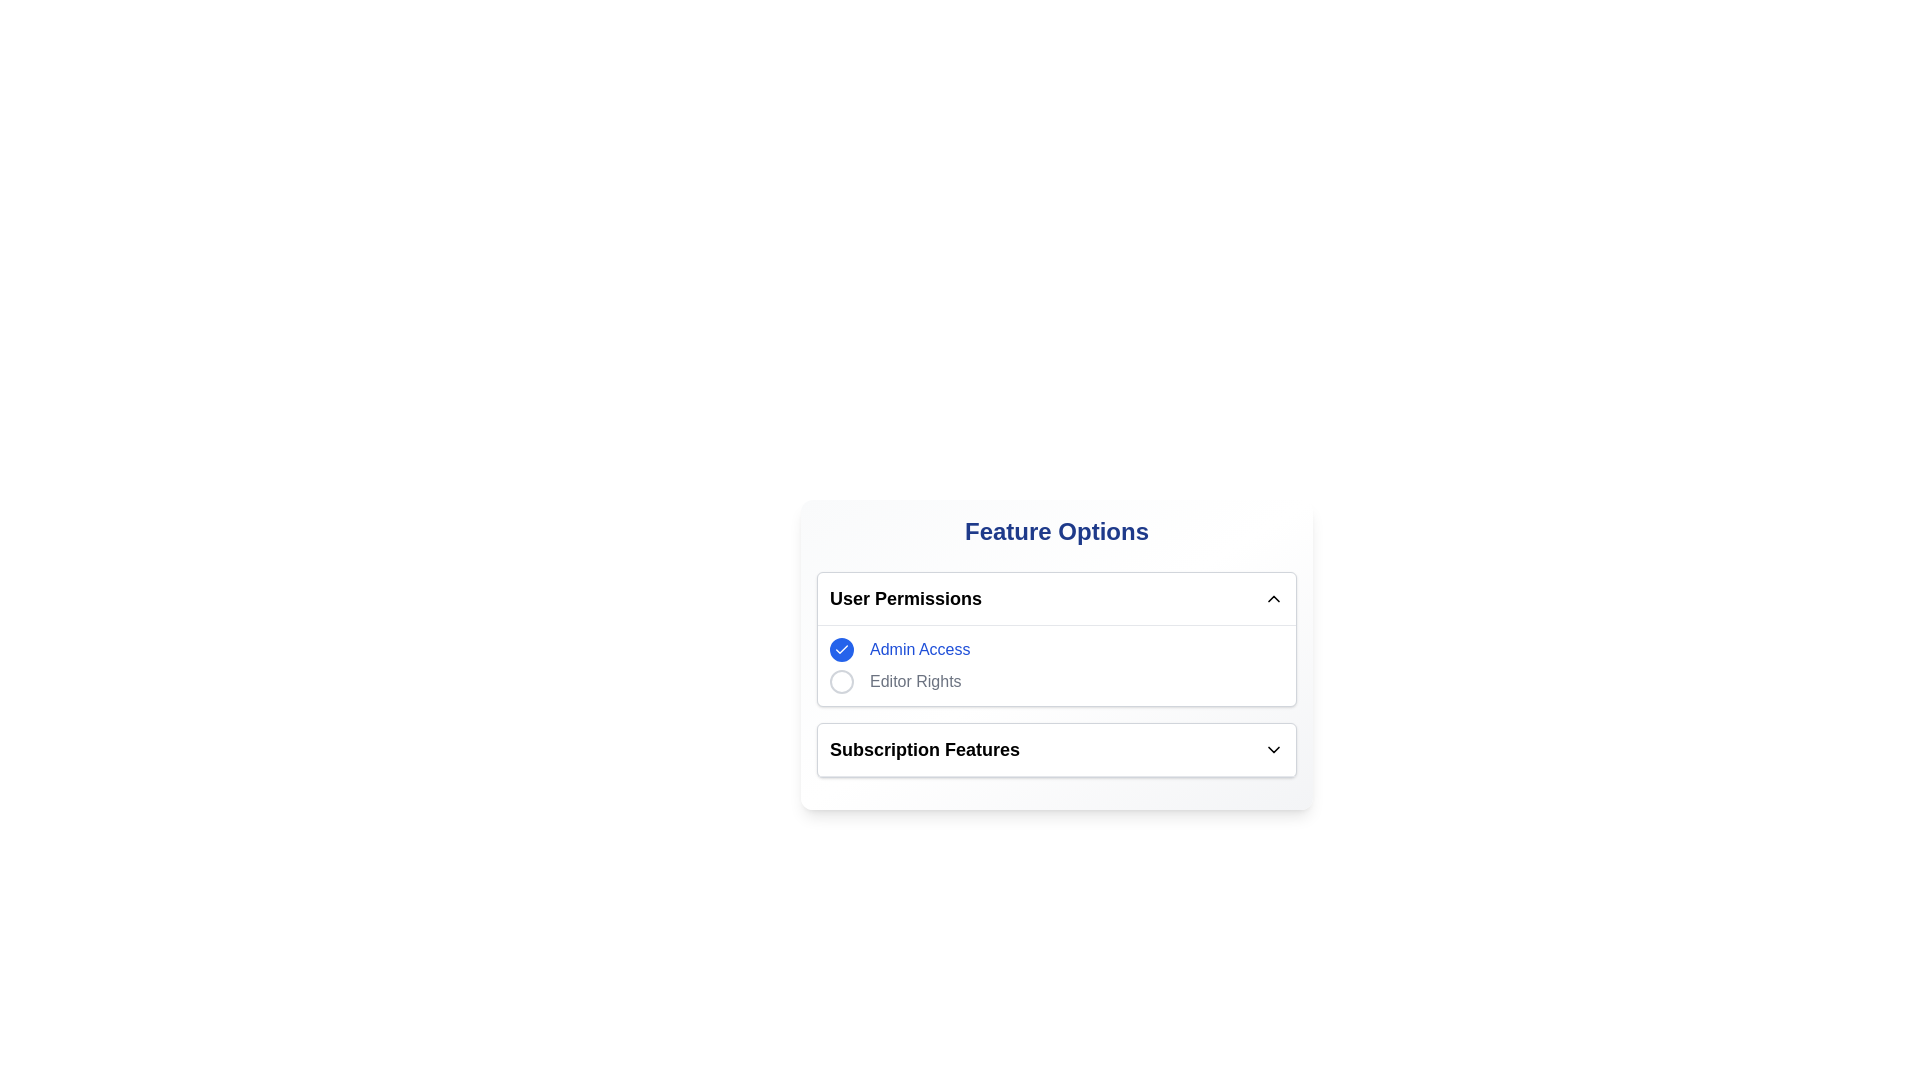  What do you see at coordinates (919, 650) in the screenshot?
I see `text 'Admin Access' from the Text label element styled in blue, positioned in the 'User Permissions' section next to a blue circular icon` at bounding box center [919, 650].